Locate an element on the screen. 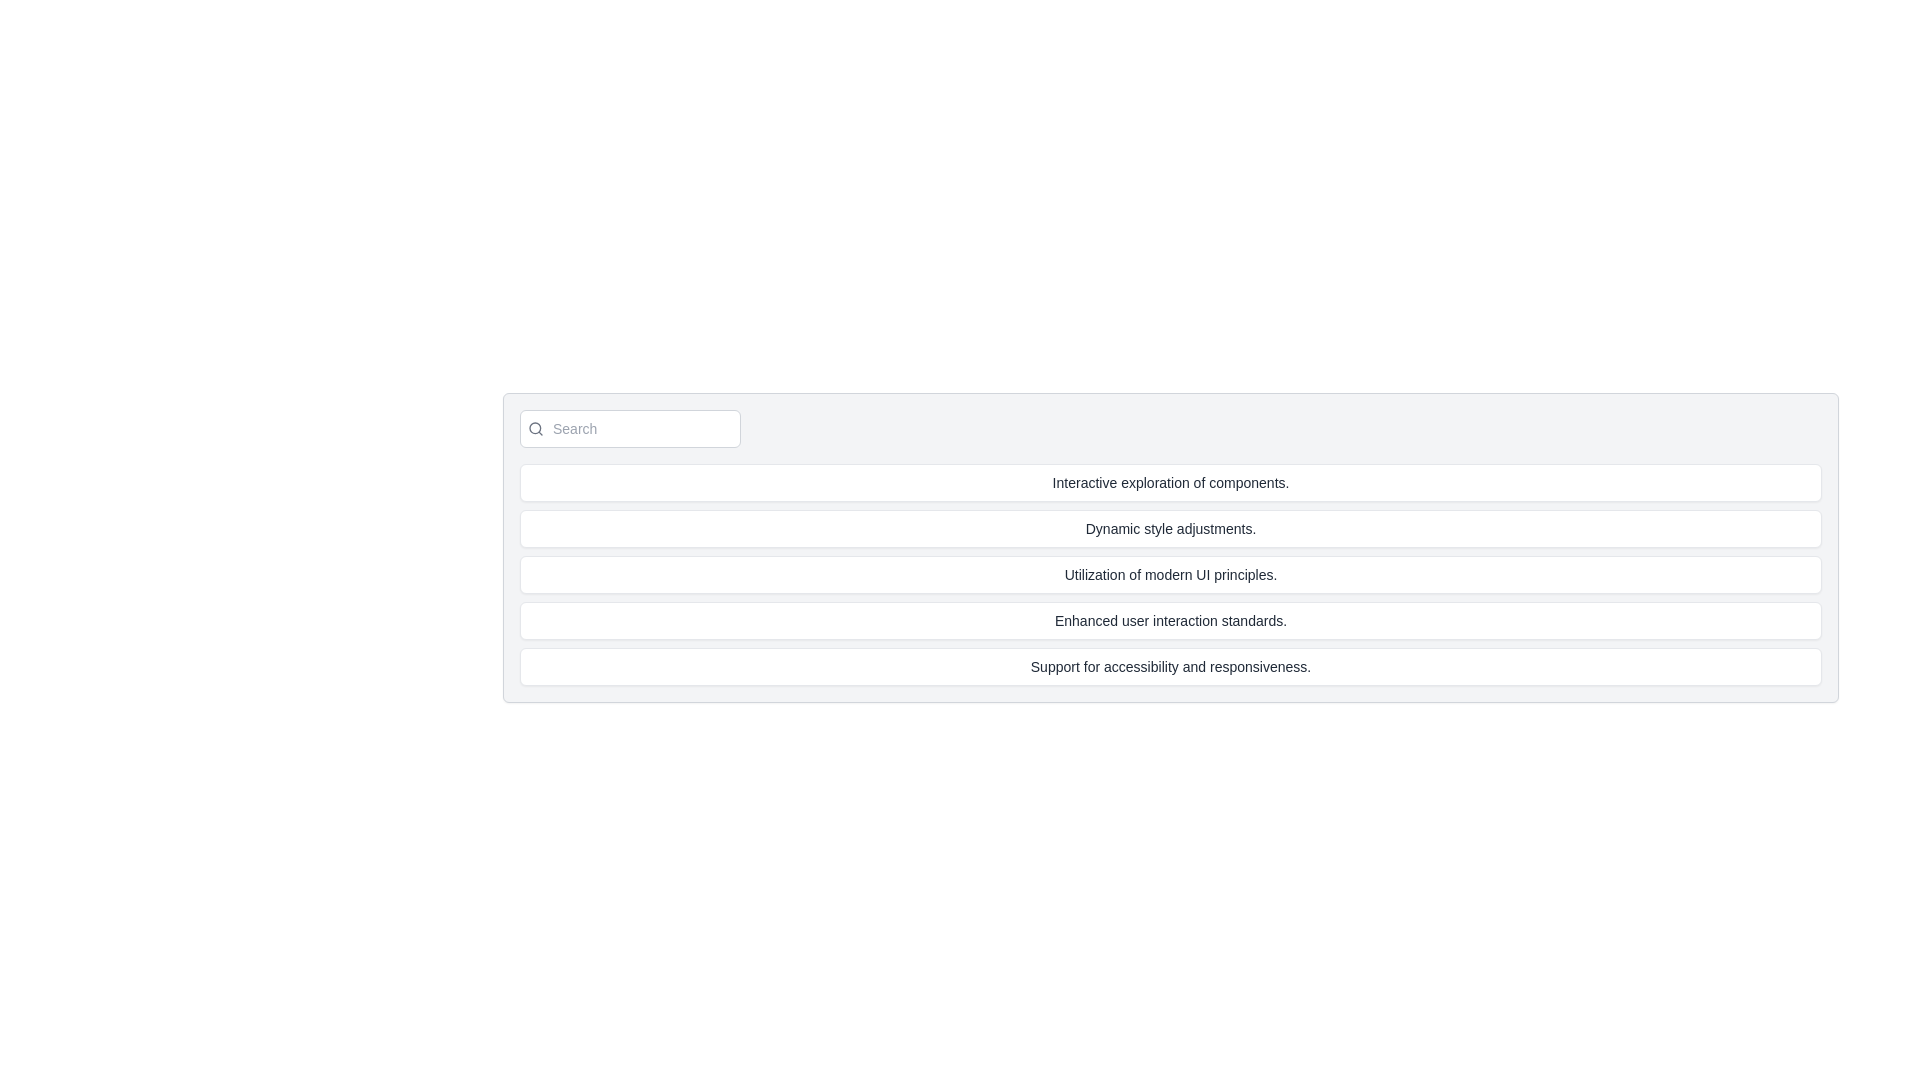 This screenshot has width=1920, height=1080. the character 'e' located in the text 'Interactive exploration of components.' to focus the text is located at coordinates (1112, 482).